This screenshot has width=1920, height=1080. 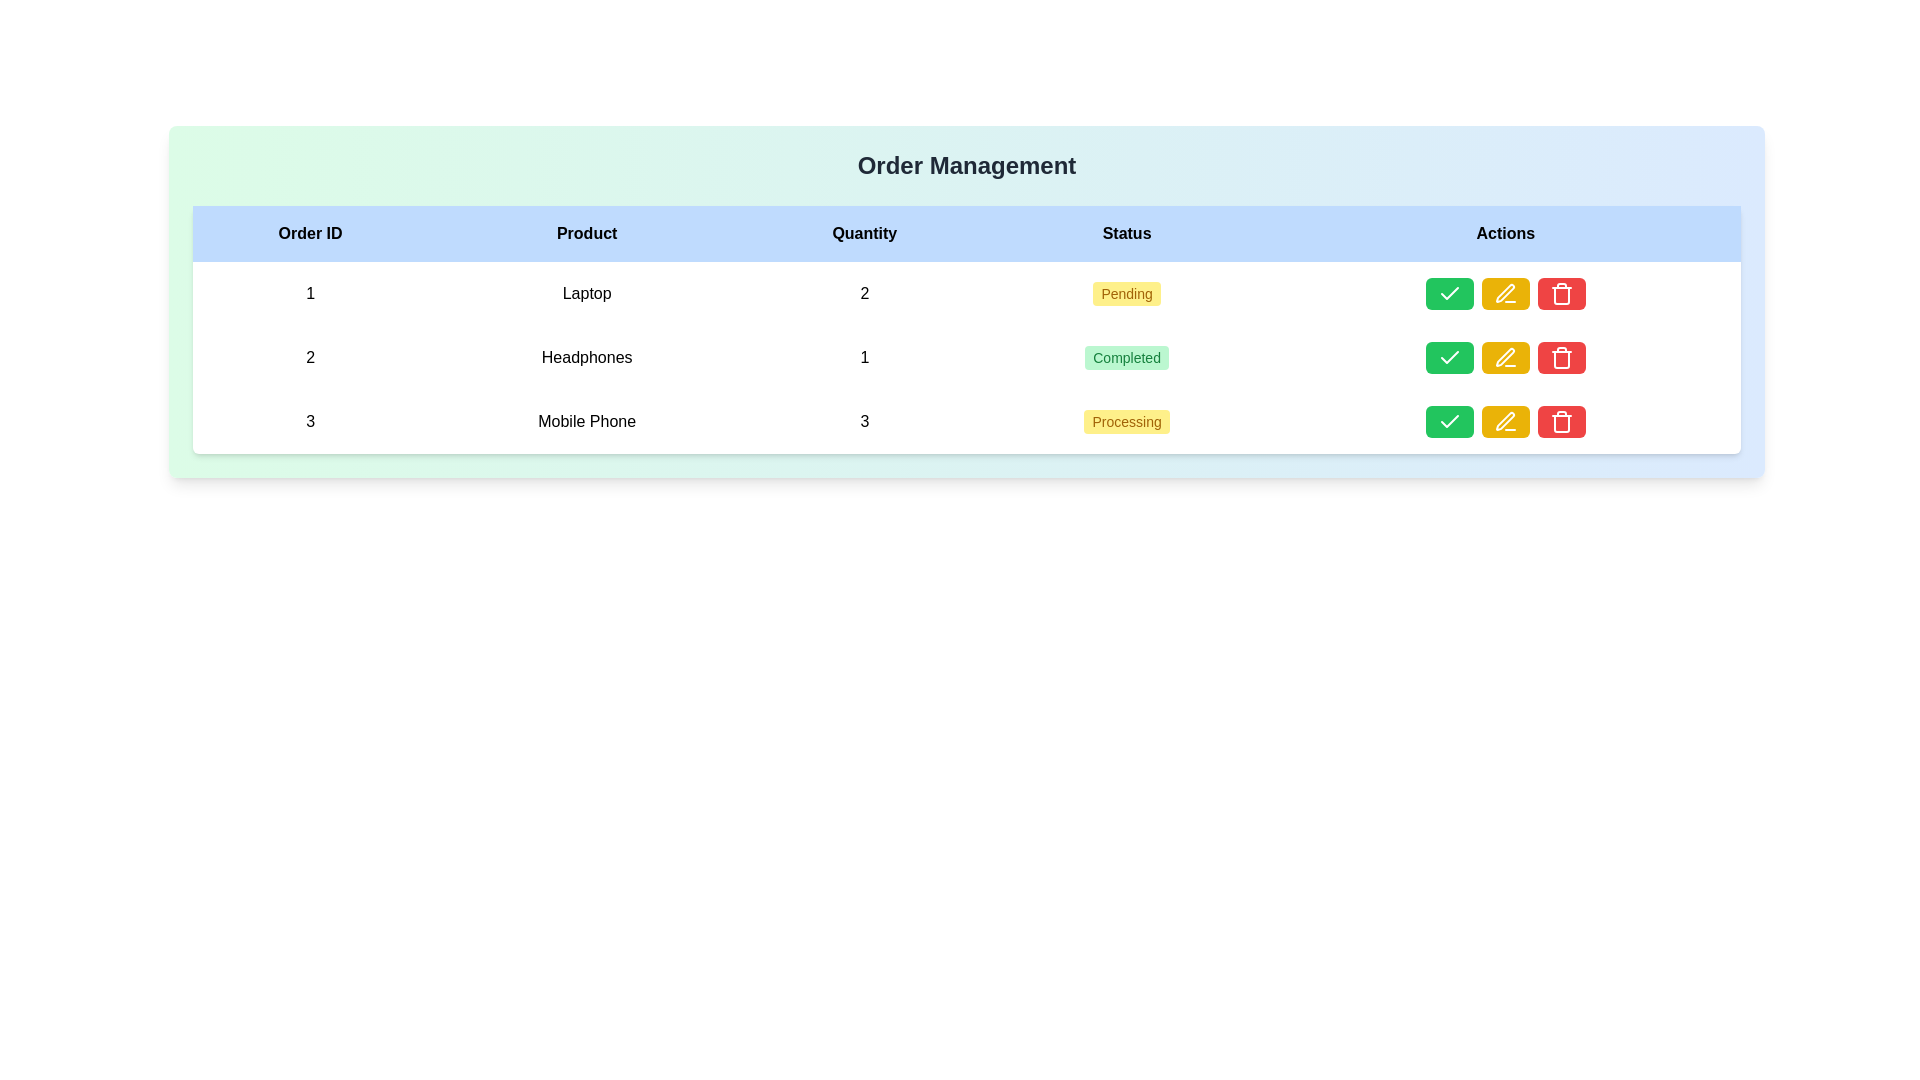 I want to click on the pen icon button located in the Actions column of the second row to initiate editing, so click(x=1505, y=293).